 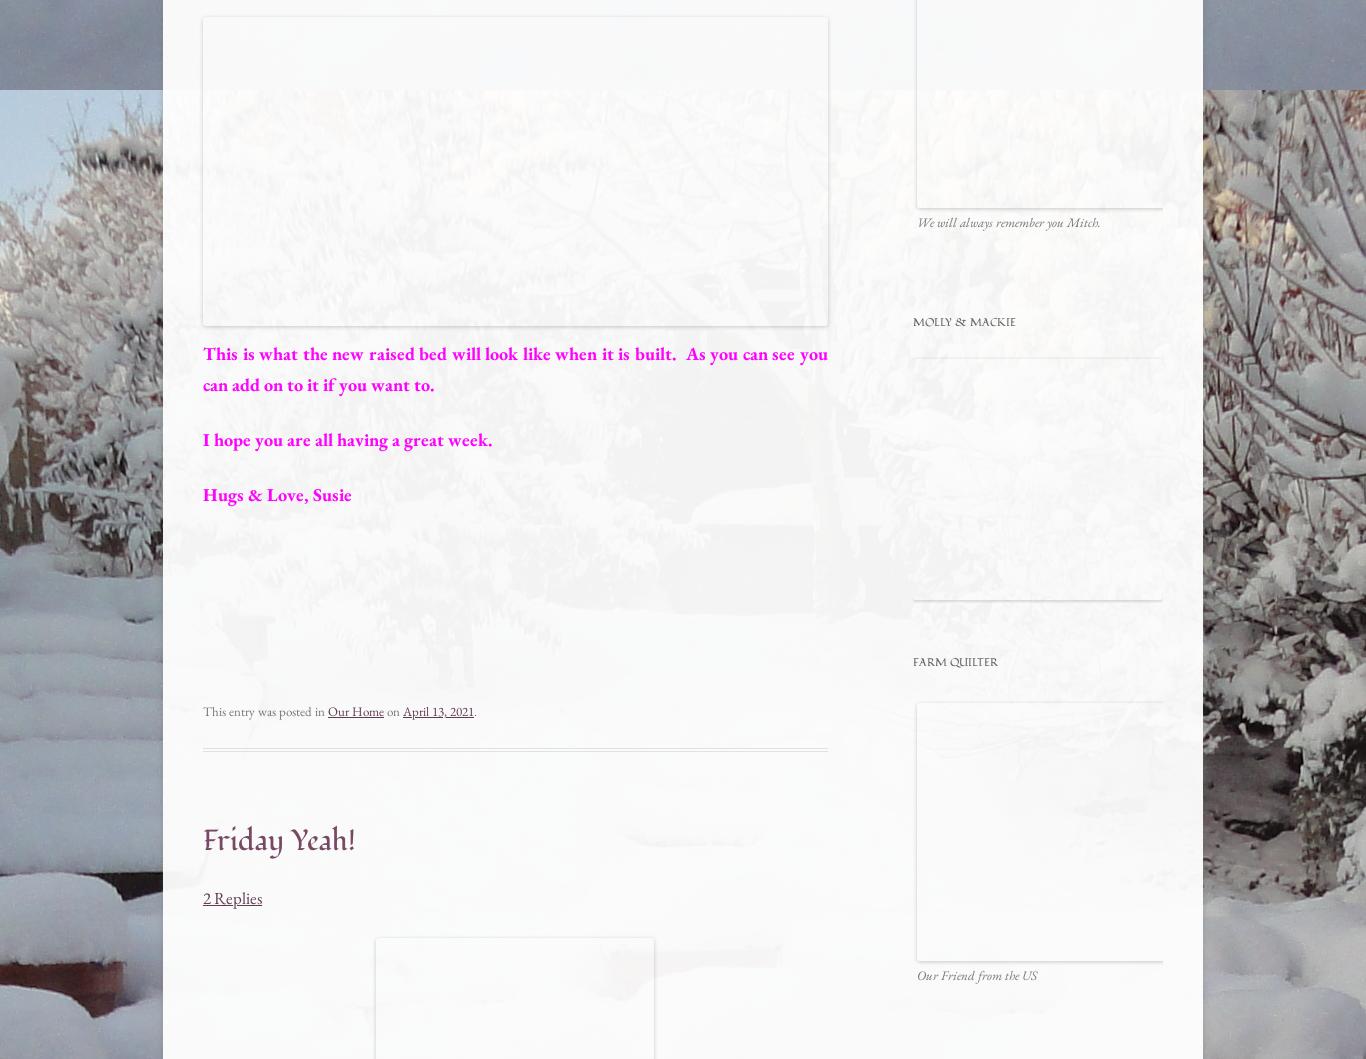 I want to click on 'Molly & Mackie', so click(x=964, y=320).